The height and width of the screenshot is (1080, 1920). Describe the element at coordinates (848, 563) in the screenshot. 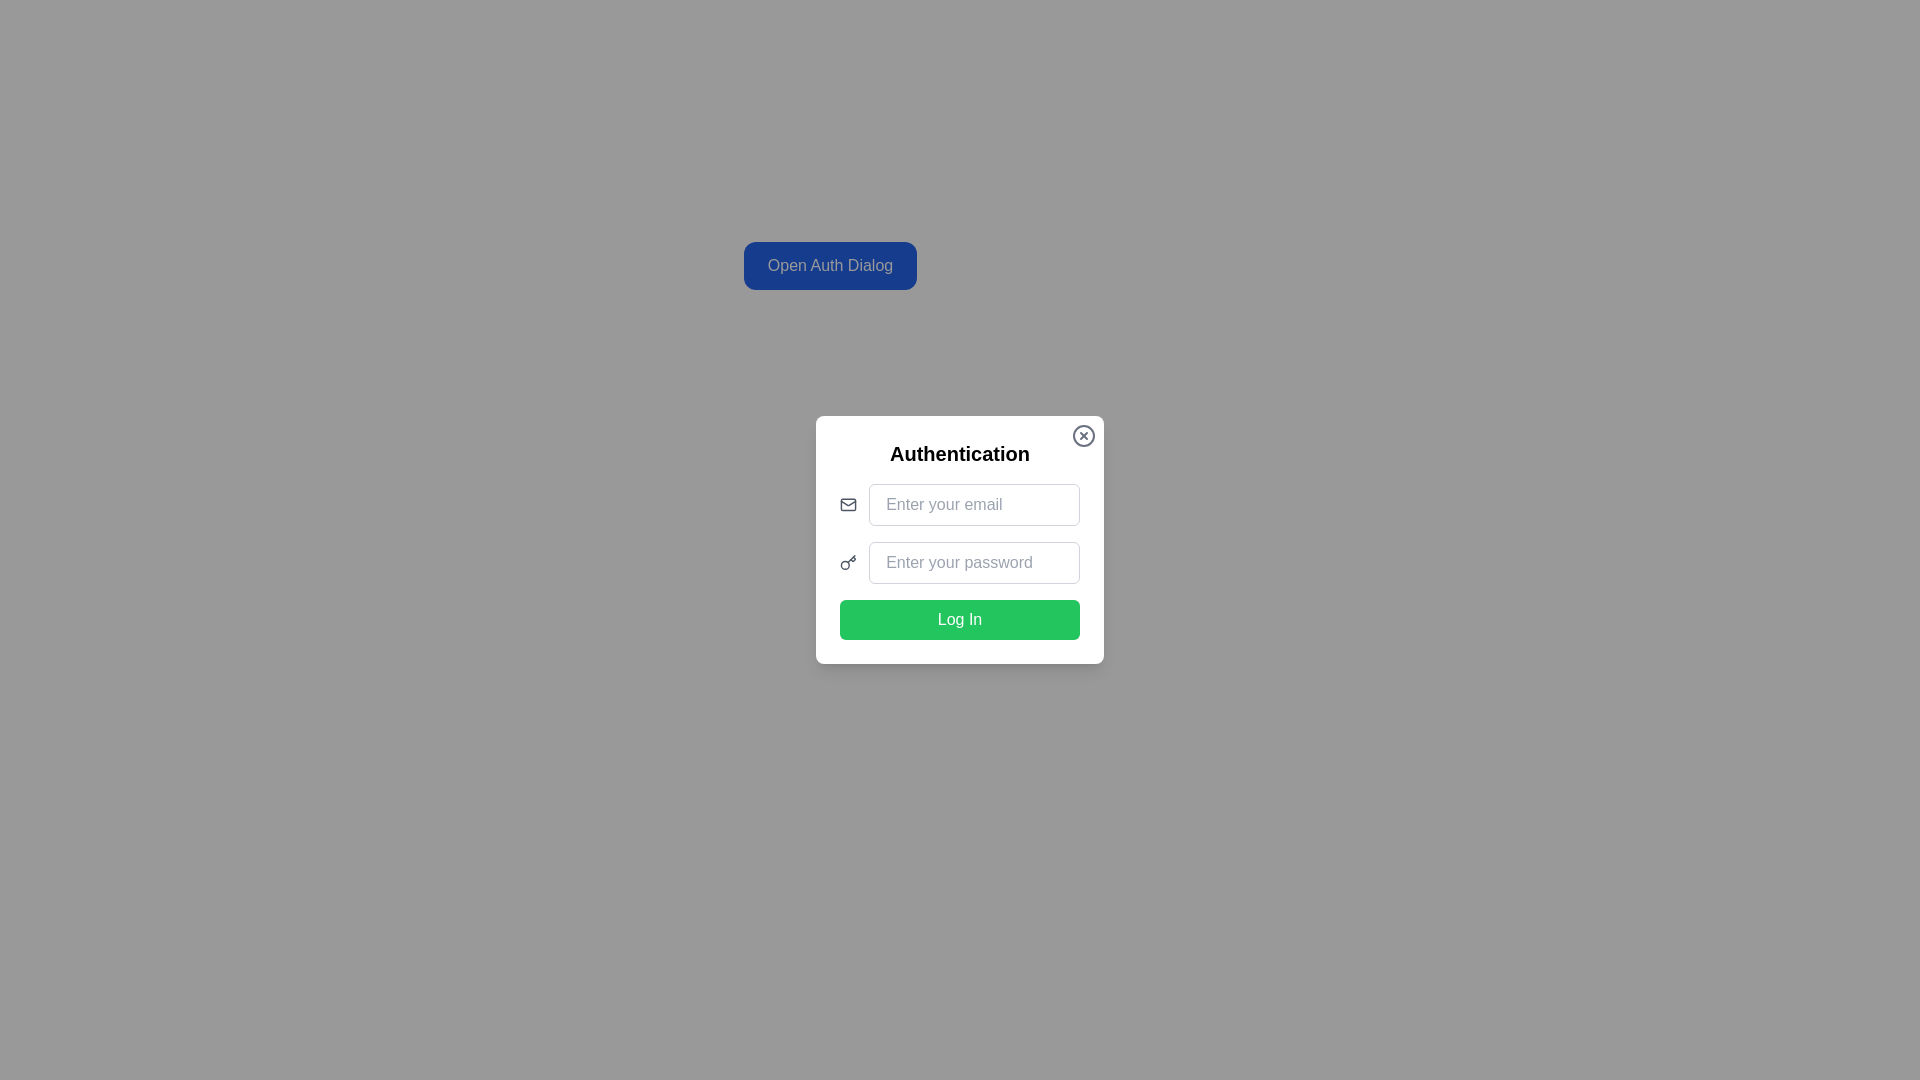

I see `the key icon (SVG) located on the left side of the password input field in the authentication dialog to enhance visual context` at that location.